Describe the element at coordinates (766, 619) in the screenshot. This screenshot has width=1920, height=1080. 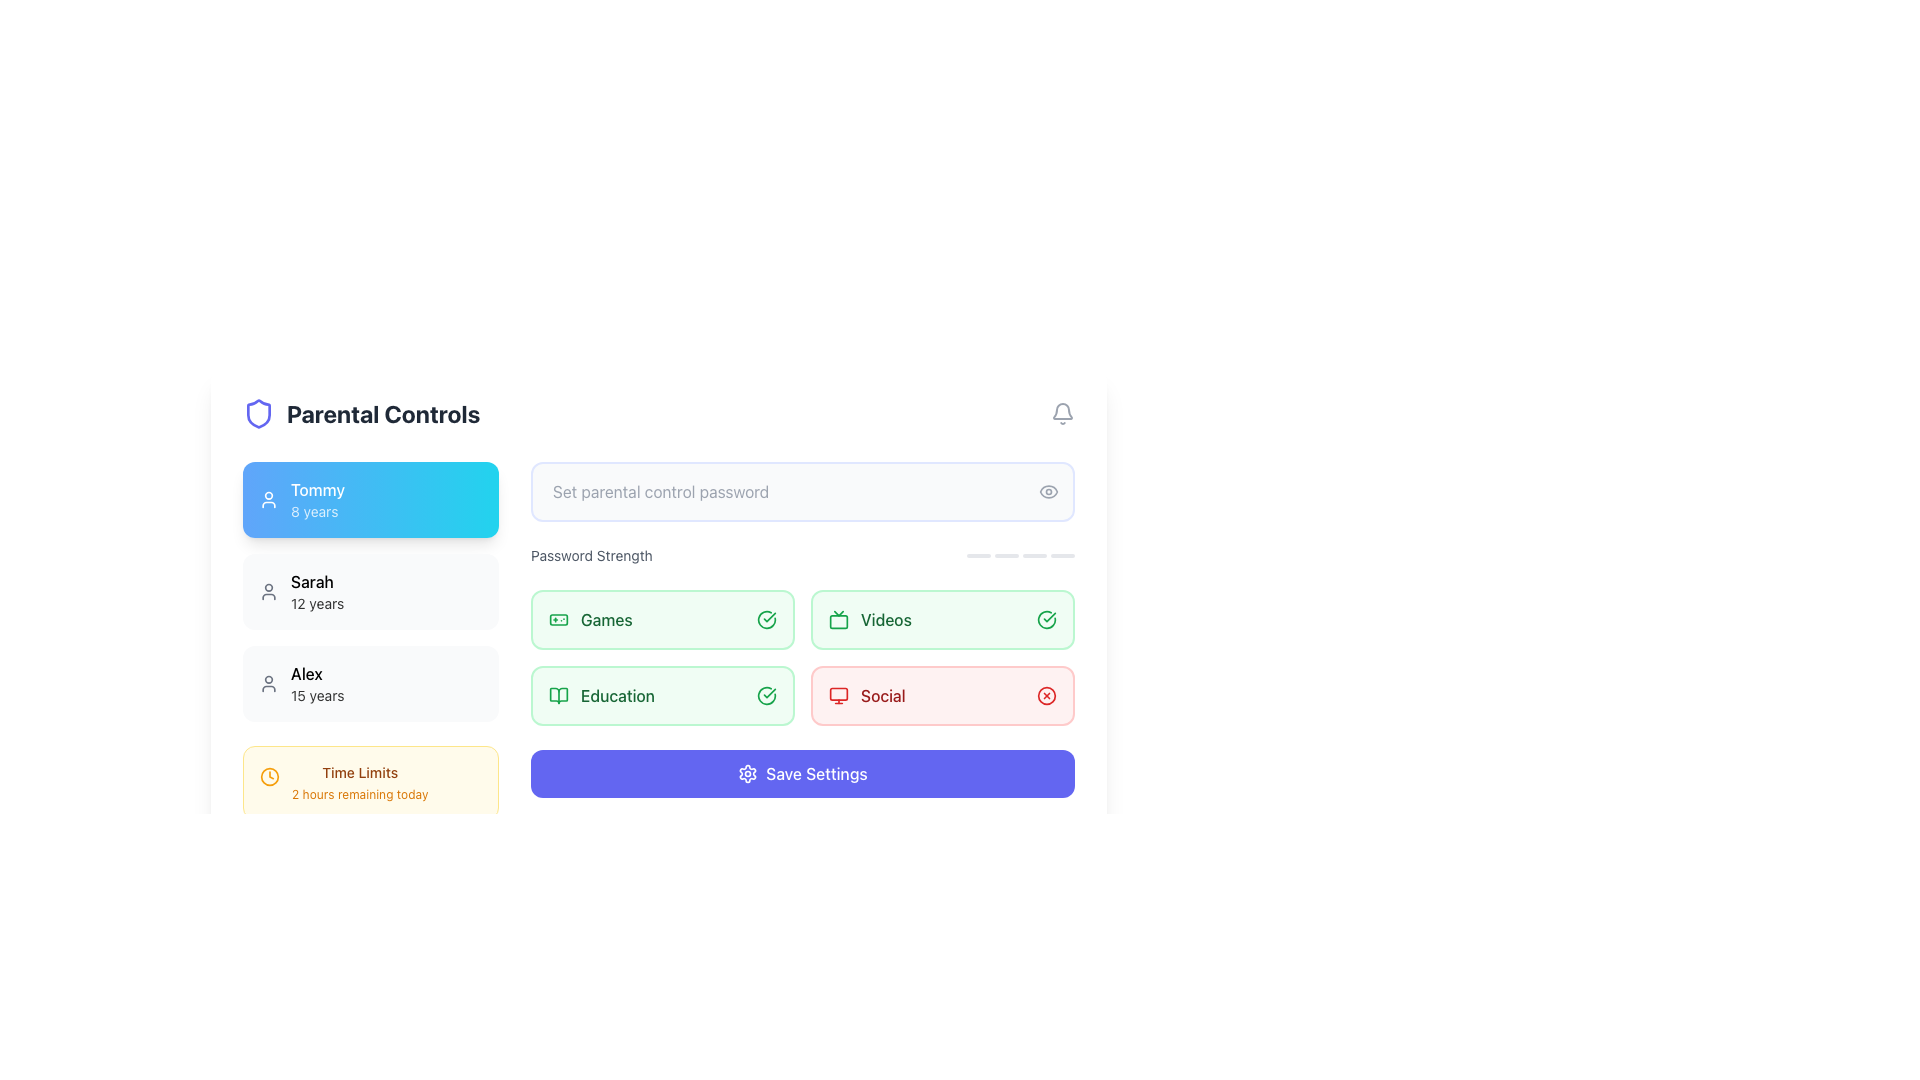
I see `the outer circular component of the SVG icon indicating a 'check' or 'successful' status for the 'Games' section, located to the right of the 'Games' label in the 'Password Strength' section` at that location.